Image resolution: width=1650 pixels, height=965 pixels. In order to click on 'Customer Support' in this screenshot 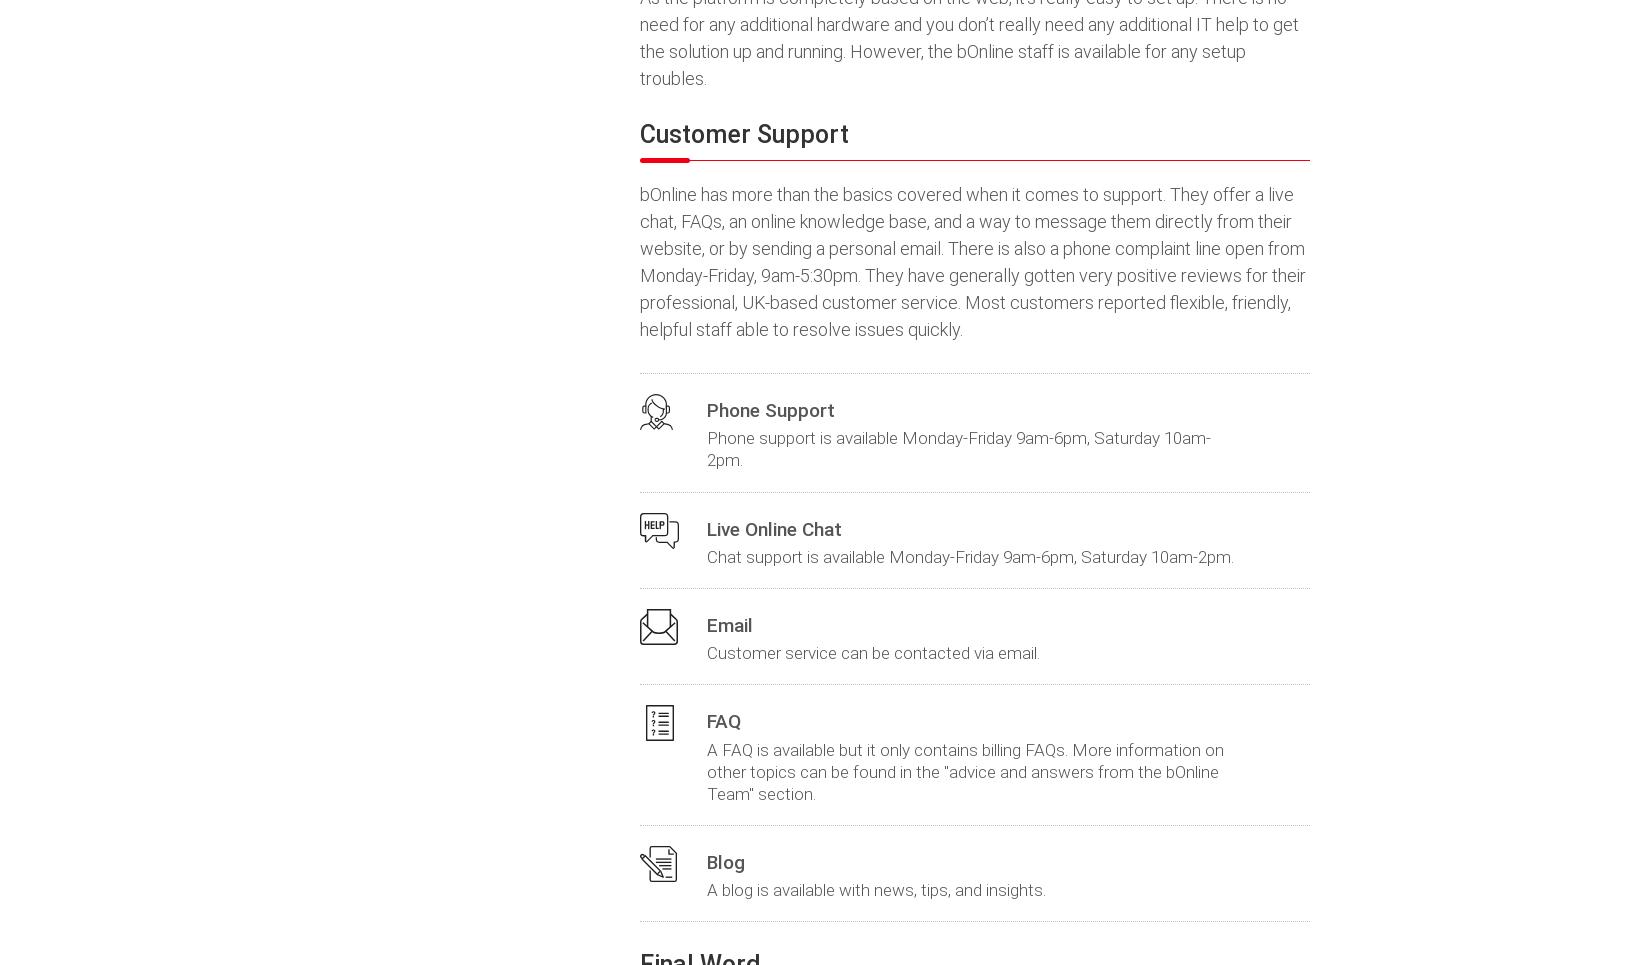, I will do `click(743, 134)`.